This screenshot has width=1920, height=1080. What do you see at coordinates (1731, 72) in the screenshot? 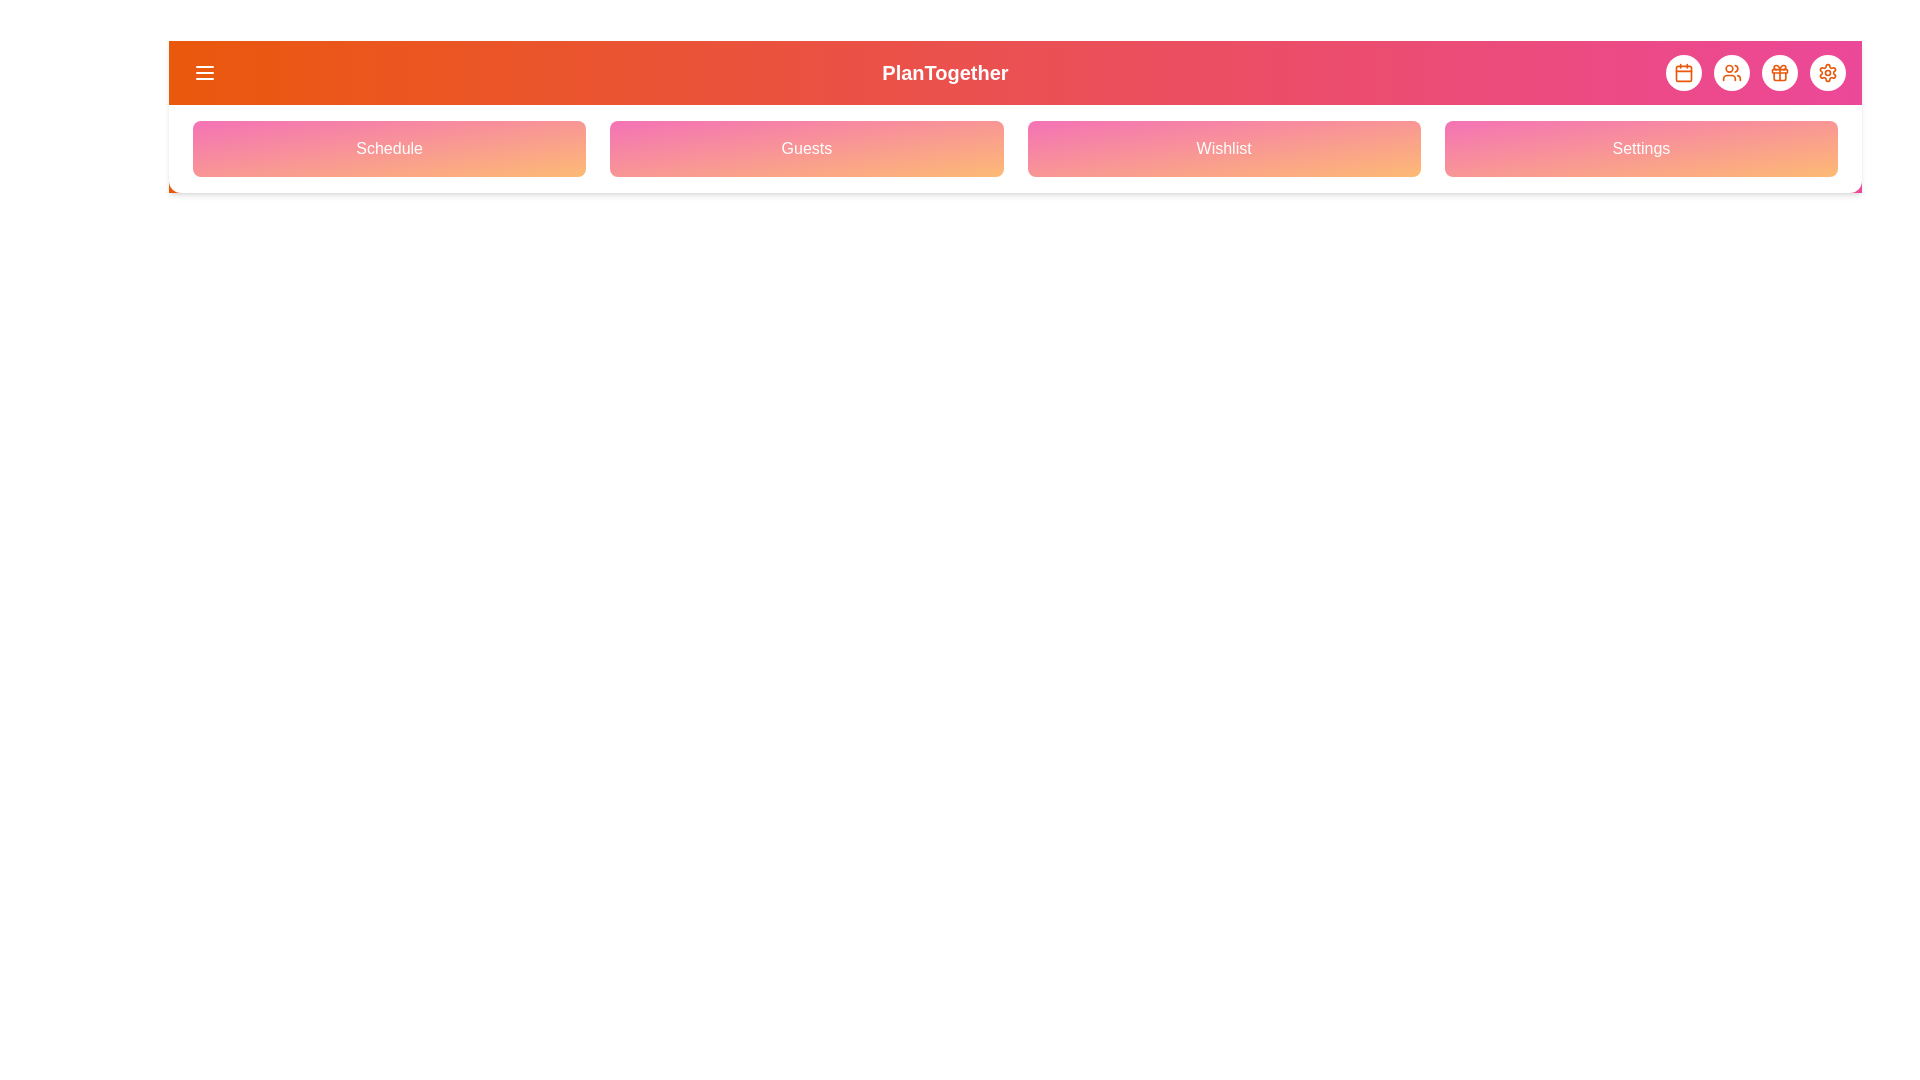
I see `the element with Users Icon to observe its hover effect` at bounding box center [1731, 72].